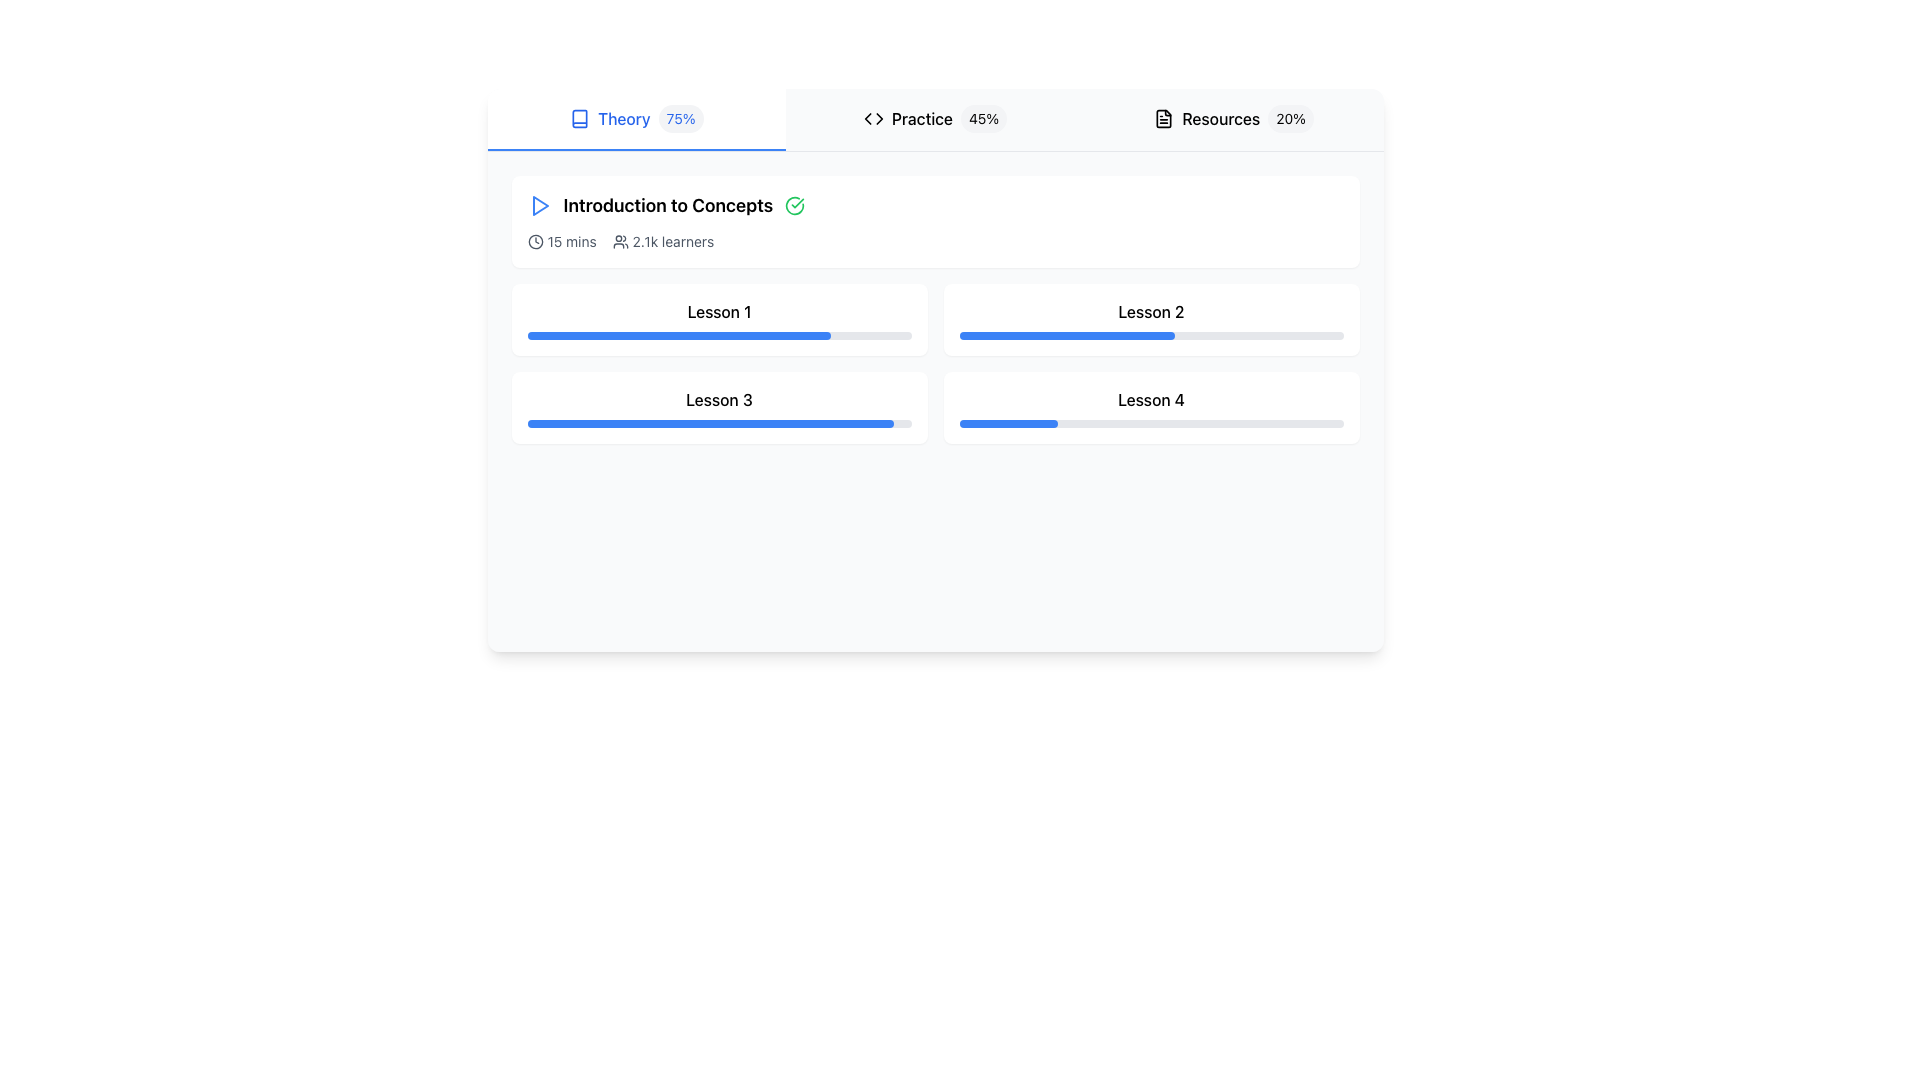 The height and width of the screenshot is (1080, 1920). What do you see at coordinates (619, 241) in the screenshot?
I see `the Users icon located in the header row next to the text '2.1k learners', which represents multiple participants or learners` at bounding box center [619, 241].